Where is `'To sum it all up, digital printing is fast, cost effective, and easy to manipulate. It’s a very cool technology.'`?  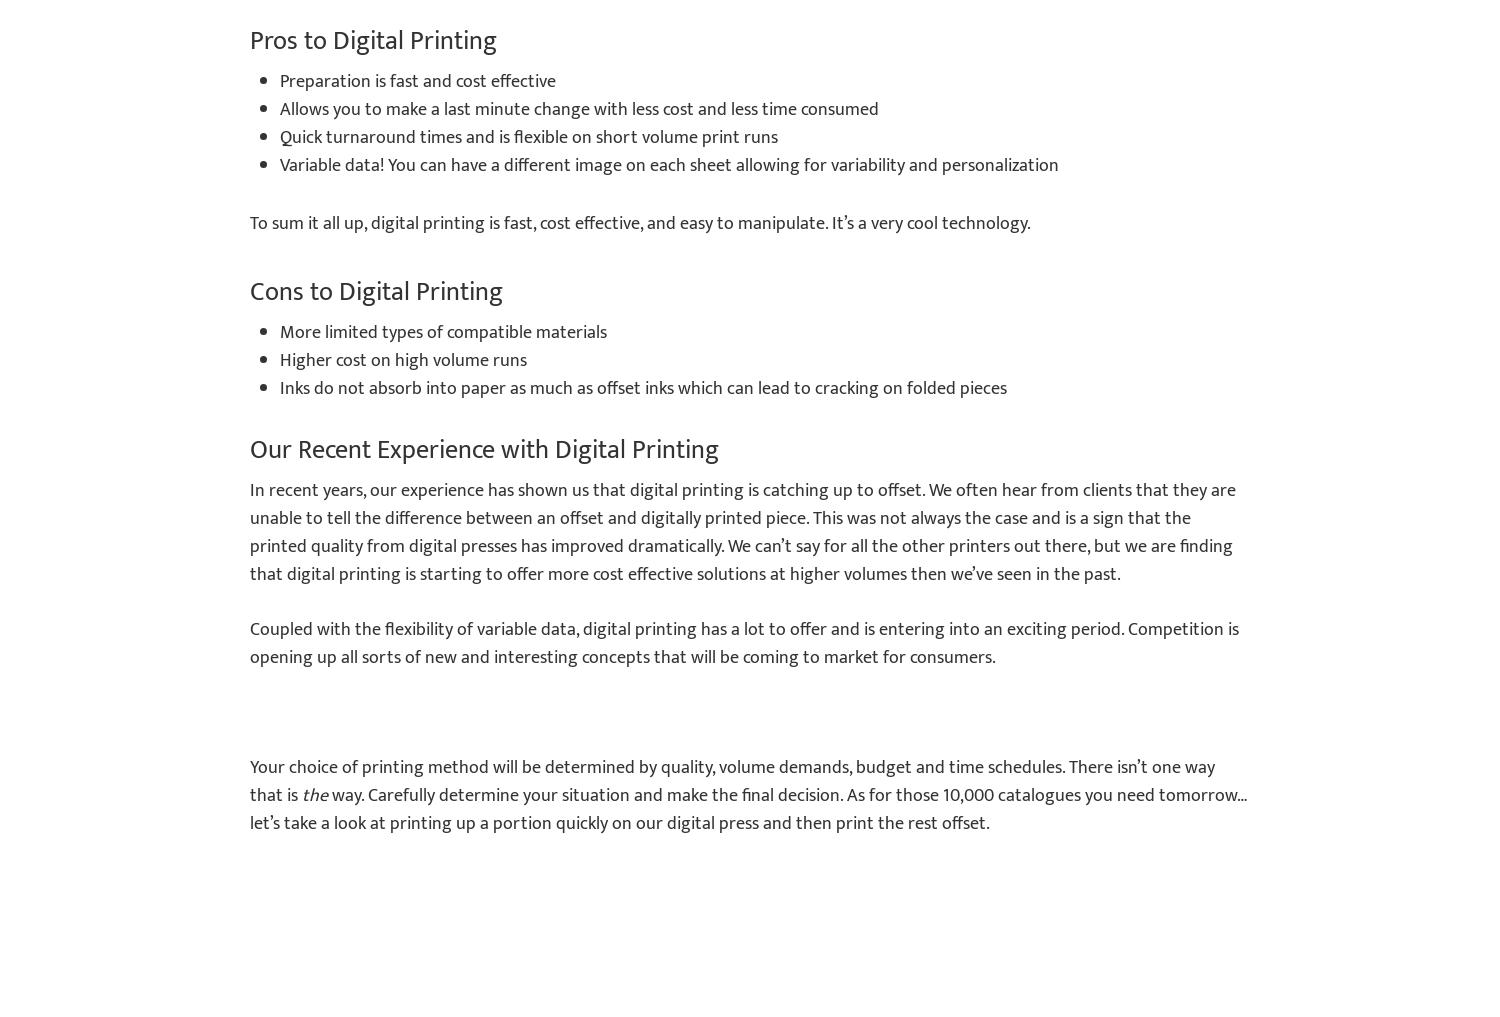 'To sum it all up, digital printing is fast, cost effective, and easy to manipulate. It’s a very cool technology.' is located at coordinates (640, 224).